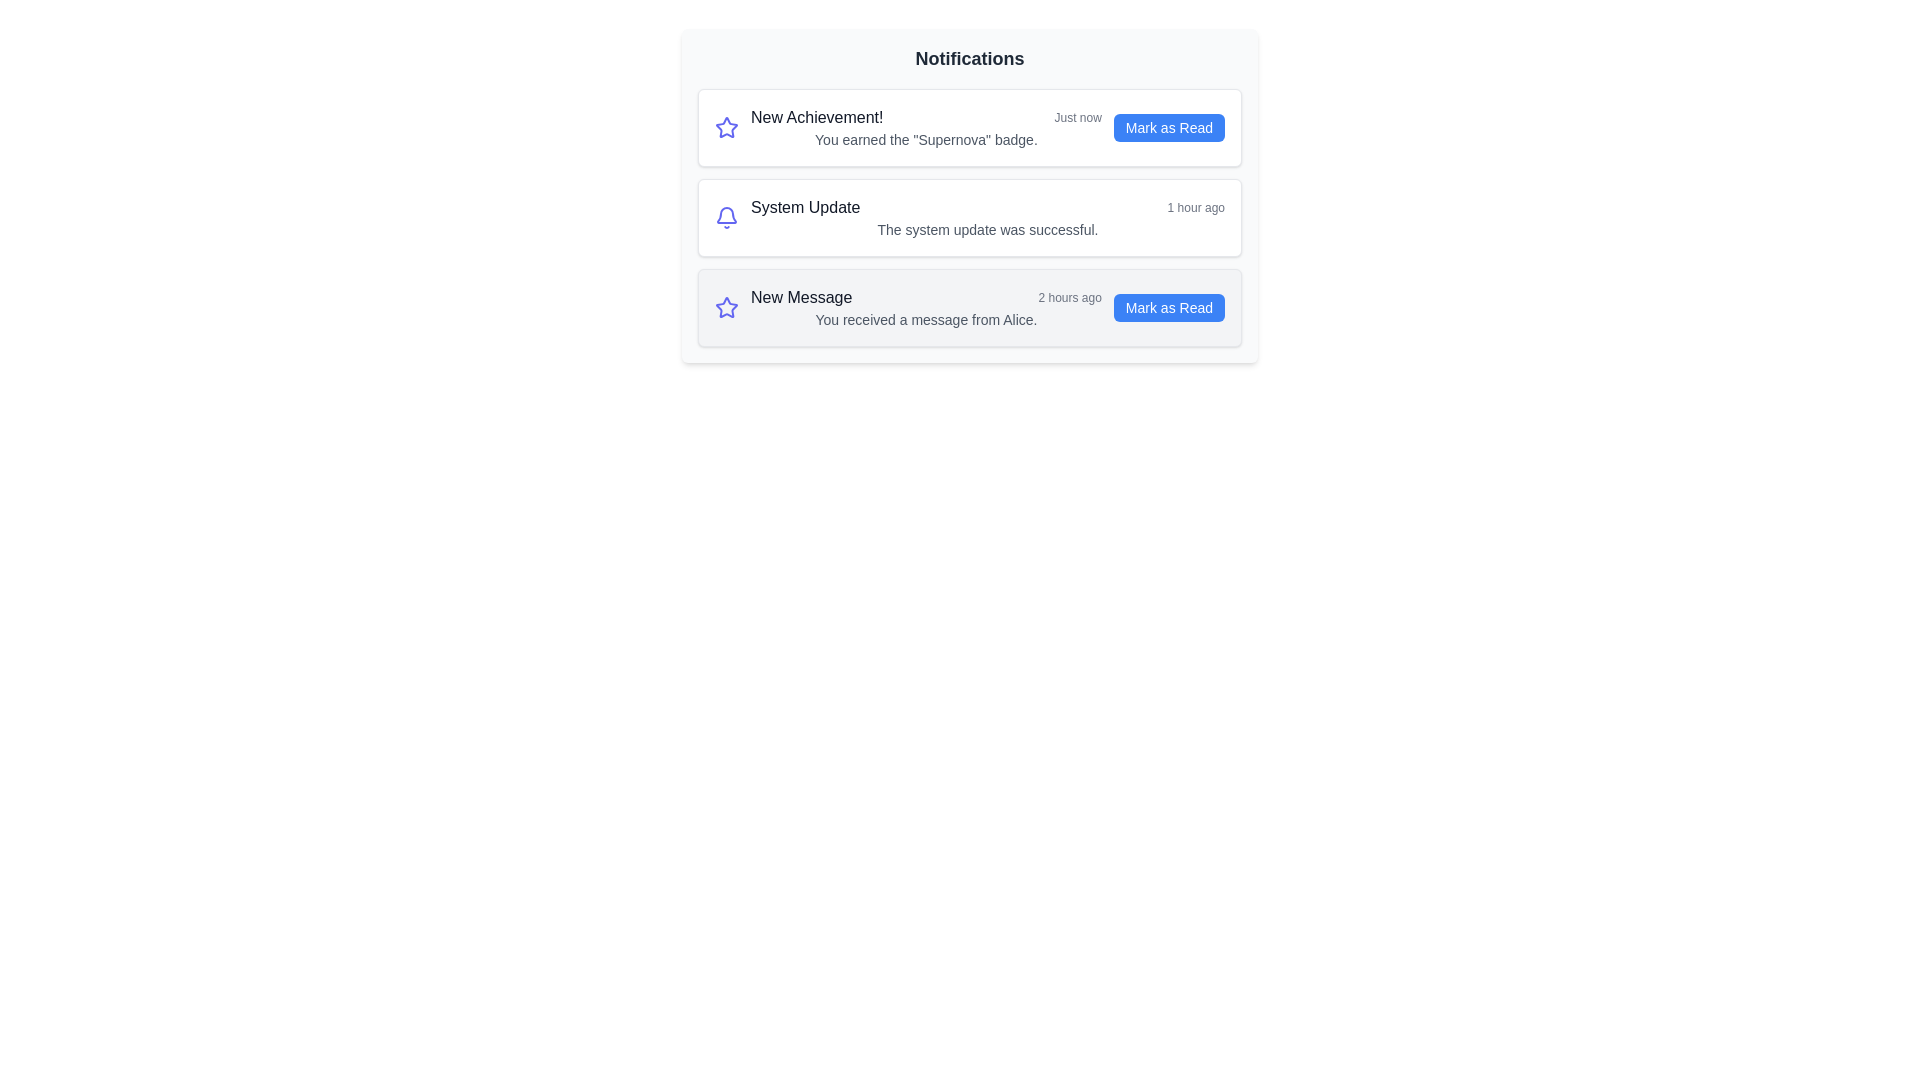  What do you see at coordinates (925, 308) in the screenshot?
I see `message details of the notification titled 'New Message' which contains the message 'You received a message from Alice.'` at bounding box center [925, 308].